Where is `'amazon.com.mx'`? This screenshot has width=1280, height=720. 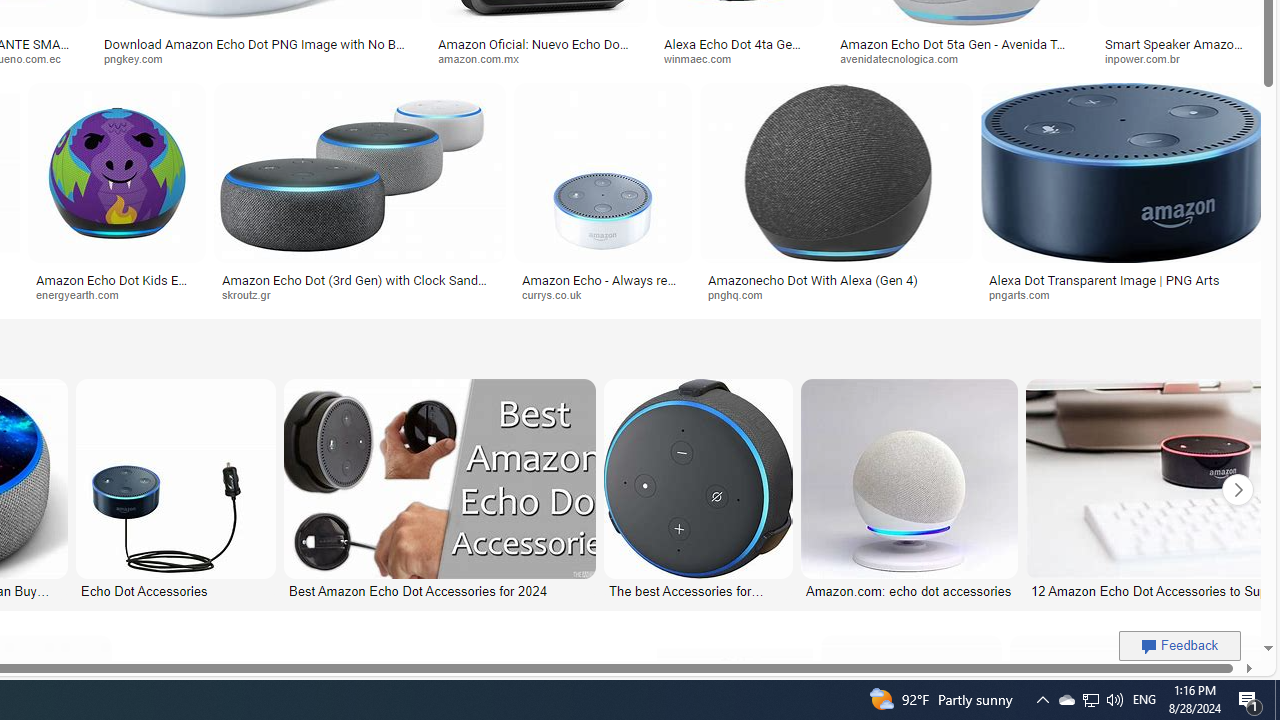 'amazon.com.mx' is located at coordinates (538, 58).